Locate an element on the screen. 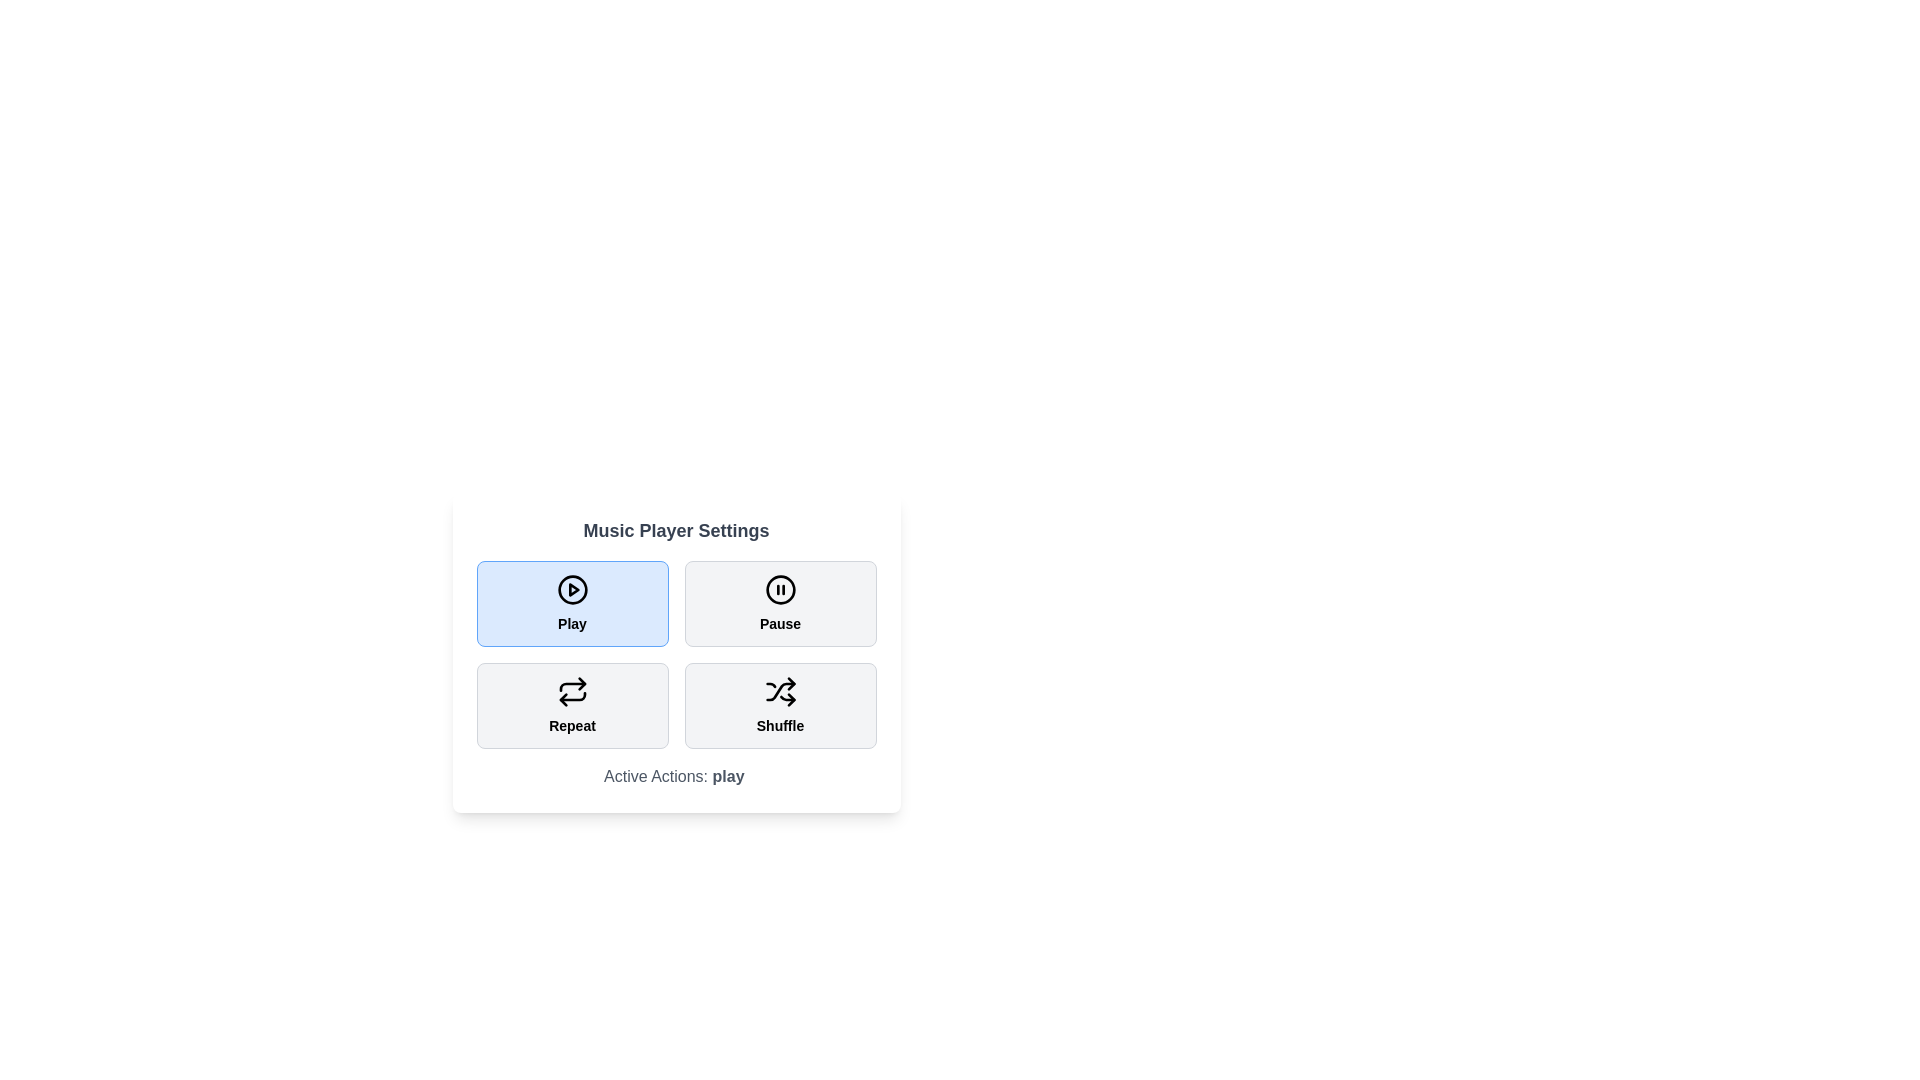 The width and height of the screenshot is (1920, 1080). the Shuffle button to toggle its state is located at coordinates (779, 704).